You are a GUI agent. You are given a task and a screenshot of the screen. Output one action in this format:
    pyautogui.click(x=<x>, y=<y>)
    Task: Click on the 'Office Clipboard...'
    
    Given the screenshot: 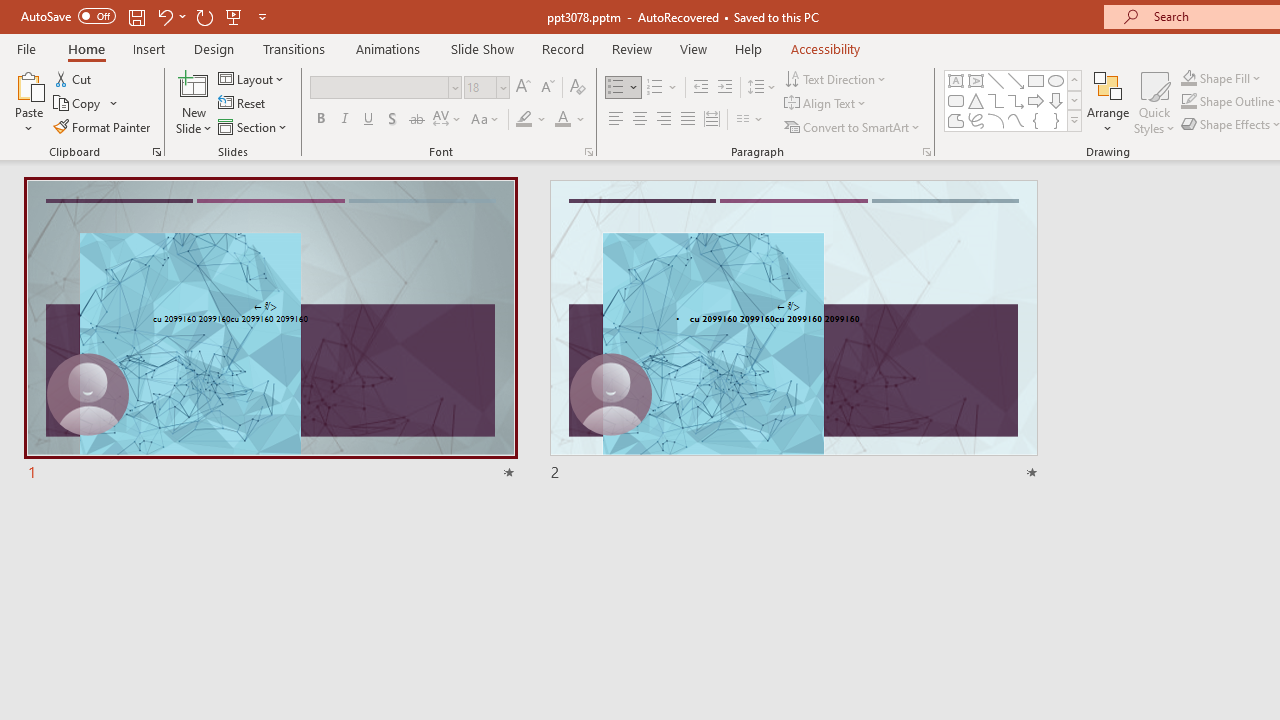 What is the action you would take?
    pyautogui.click(x=155, y=150)
    